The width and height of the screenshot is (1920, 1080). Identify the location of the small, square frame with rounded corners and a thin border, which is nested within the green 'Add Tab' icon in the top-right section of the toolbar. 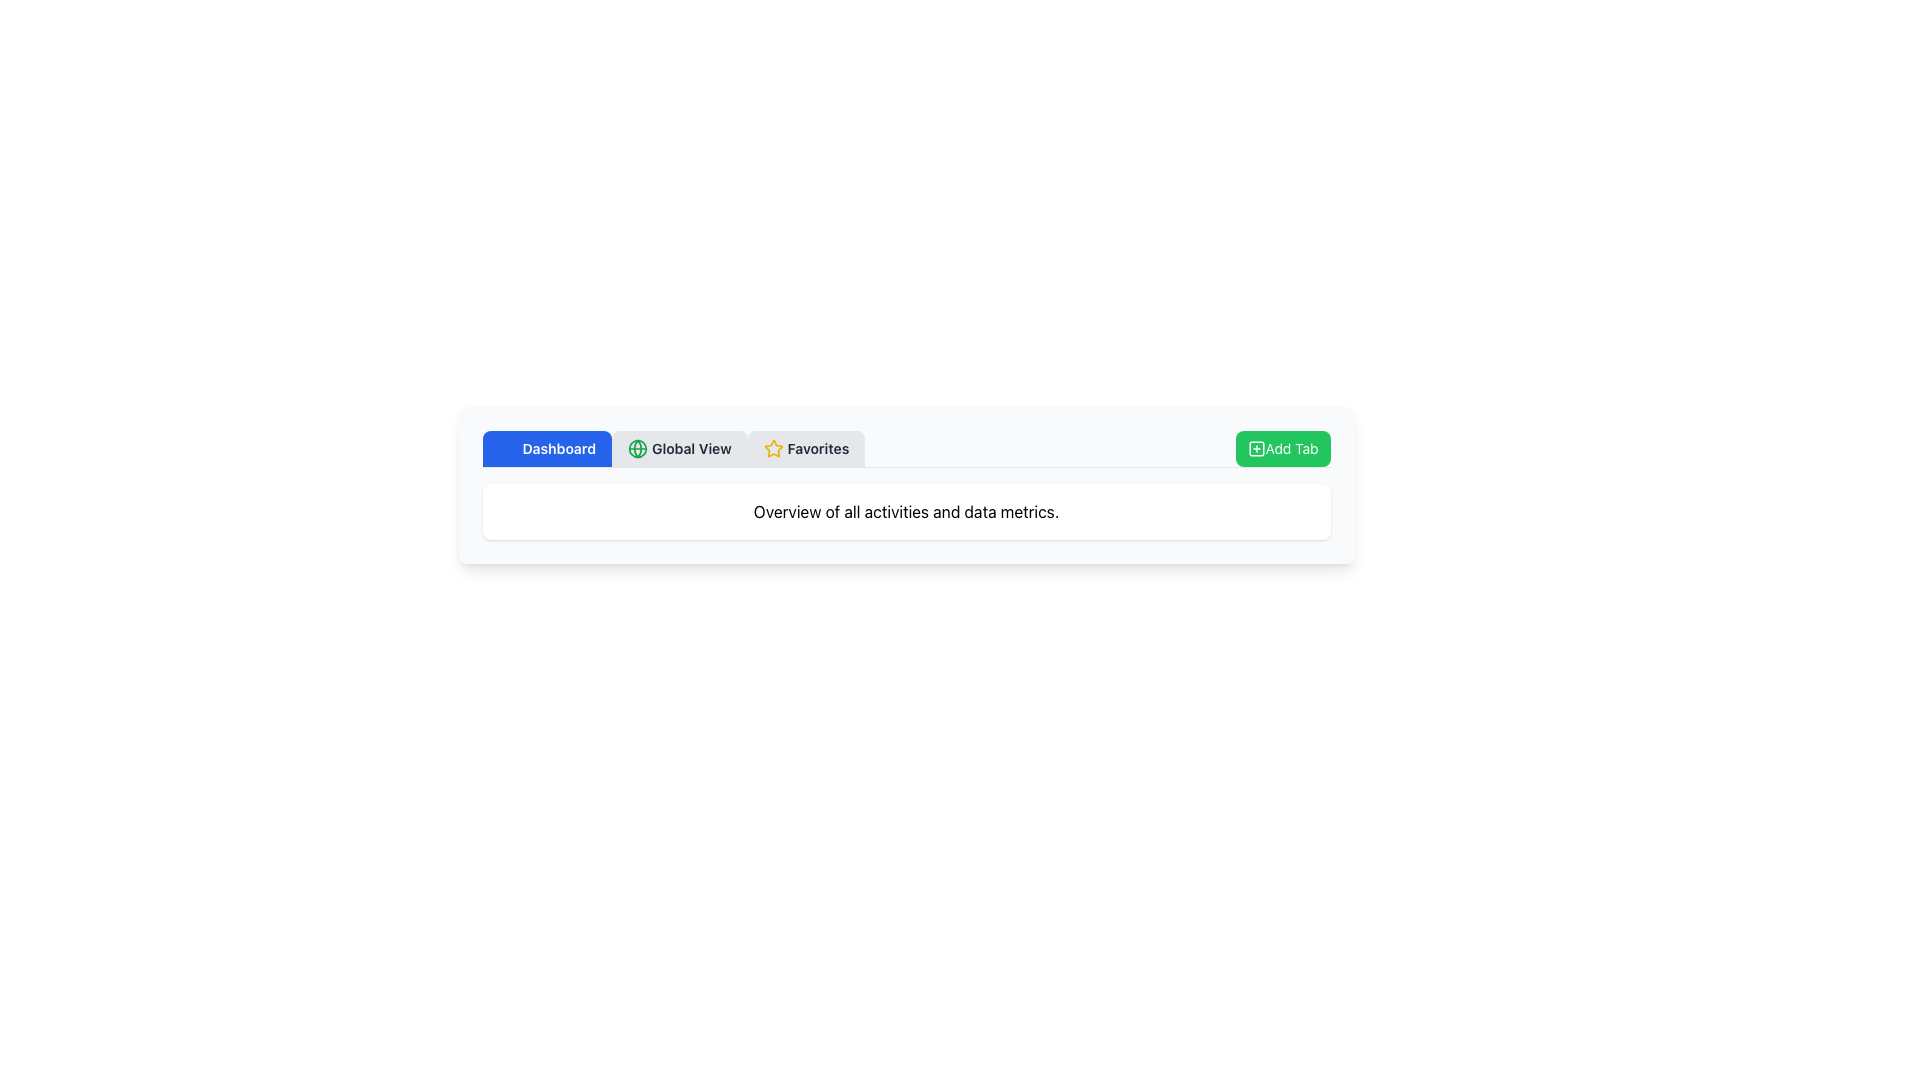
(1255, 447).